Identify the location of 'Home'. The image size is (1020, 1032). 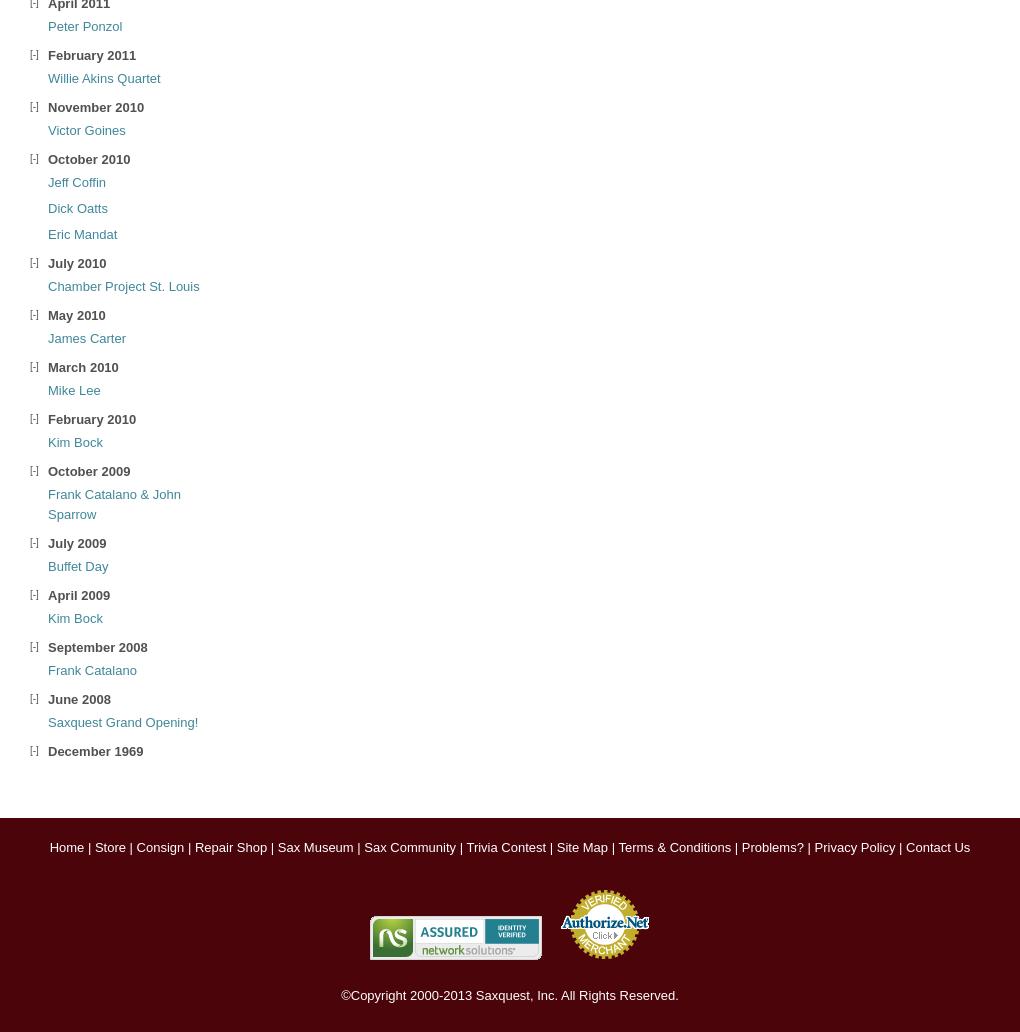
(66, 846).